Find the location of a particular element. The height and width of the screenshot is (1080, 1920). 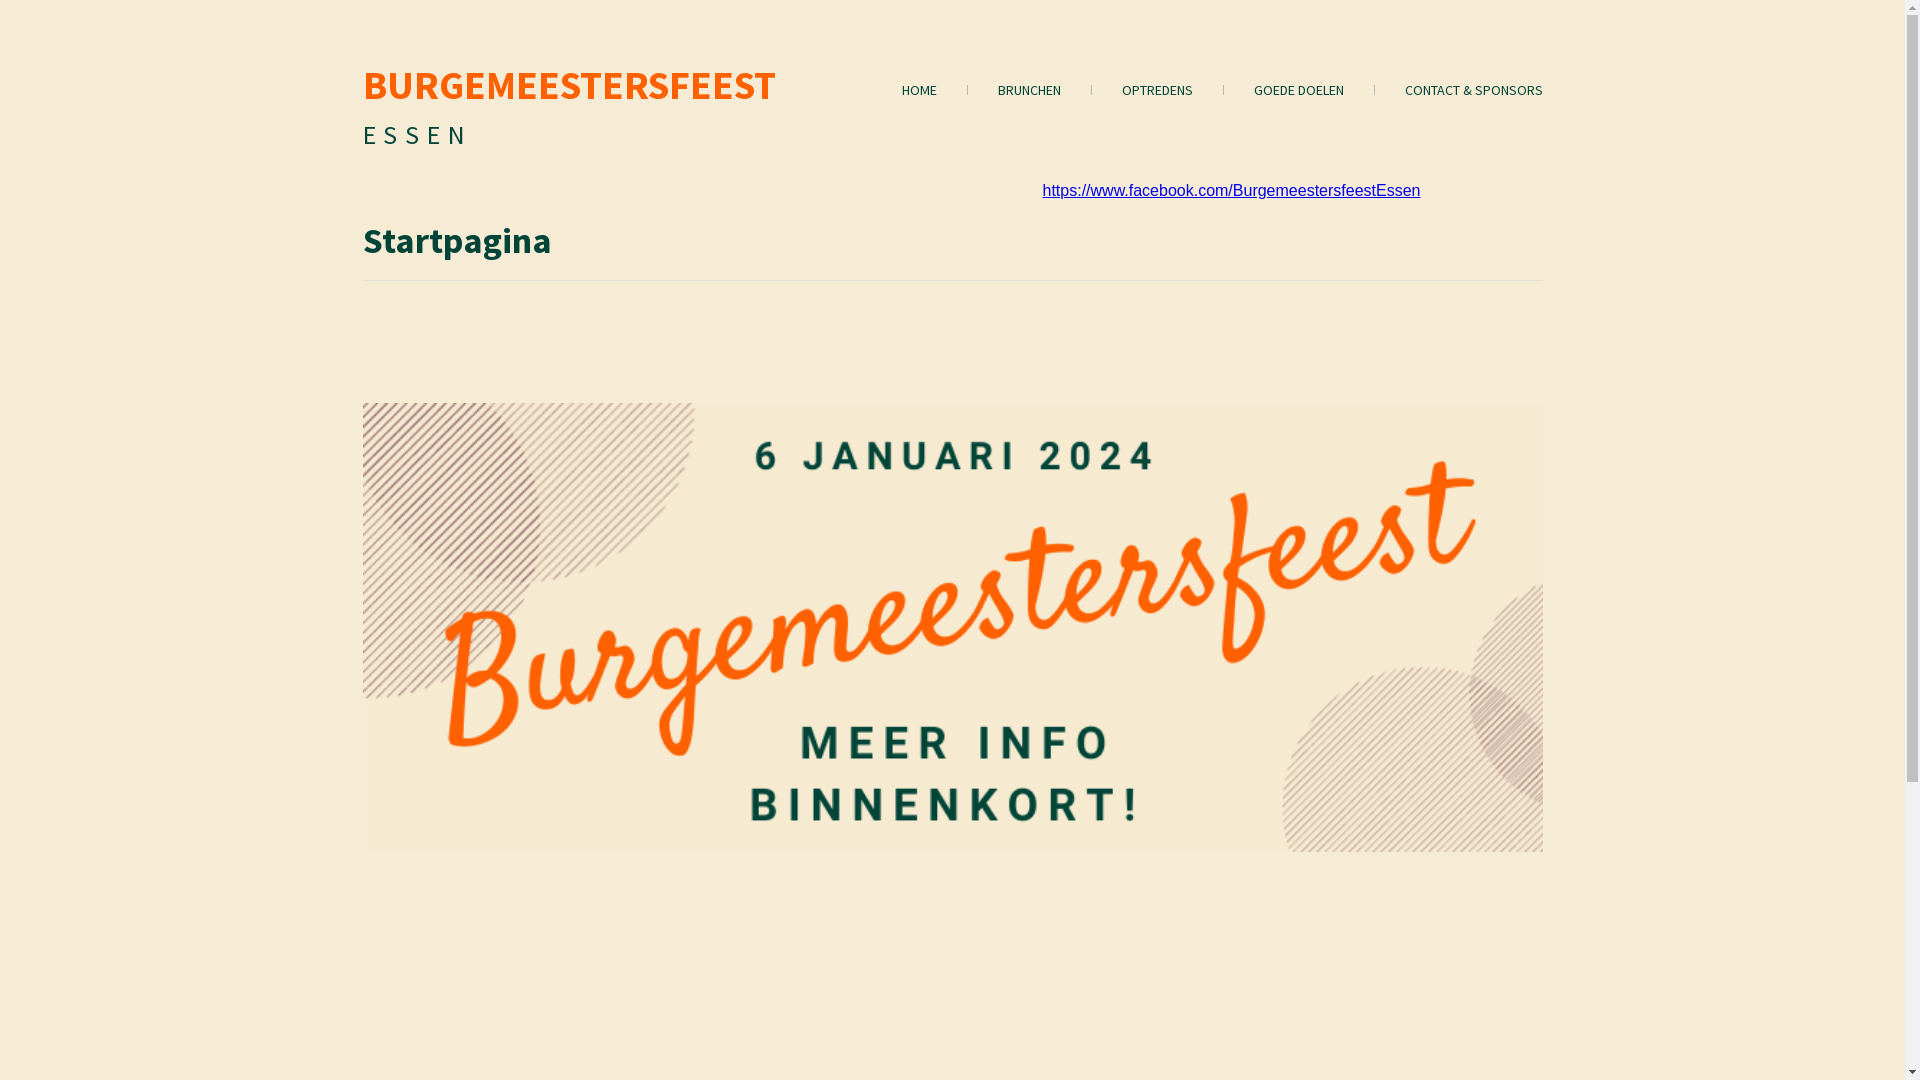

'OPTREDENS' is located at coordinates (1142, 88).